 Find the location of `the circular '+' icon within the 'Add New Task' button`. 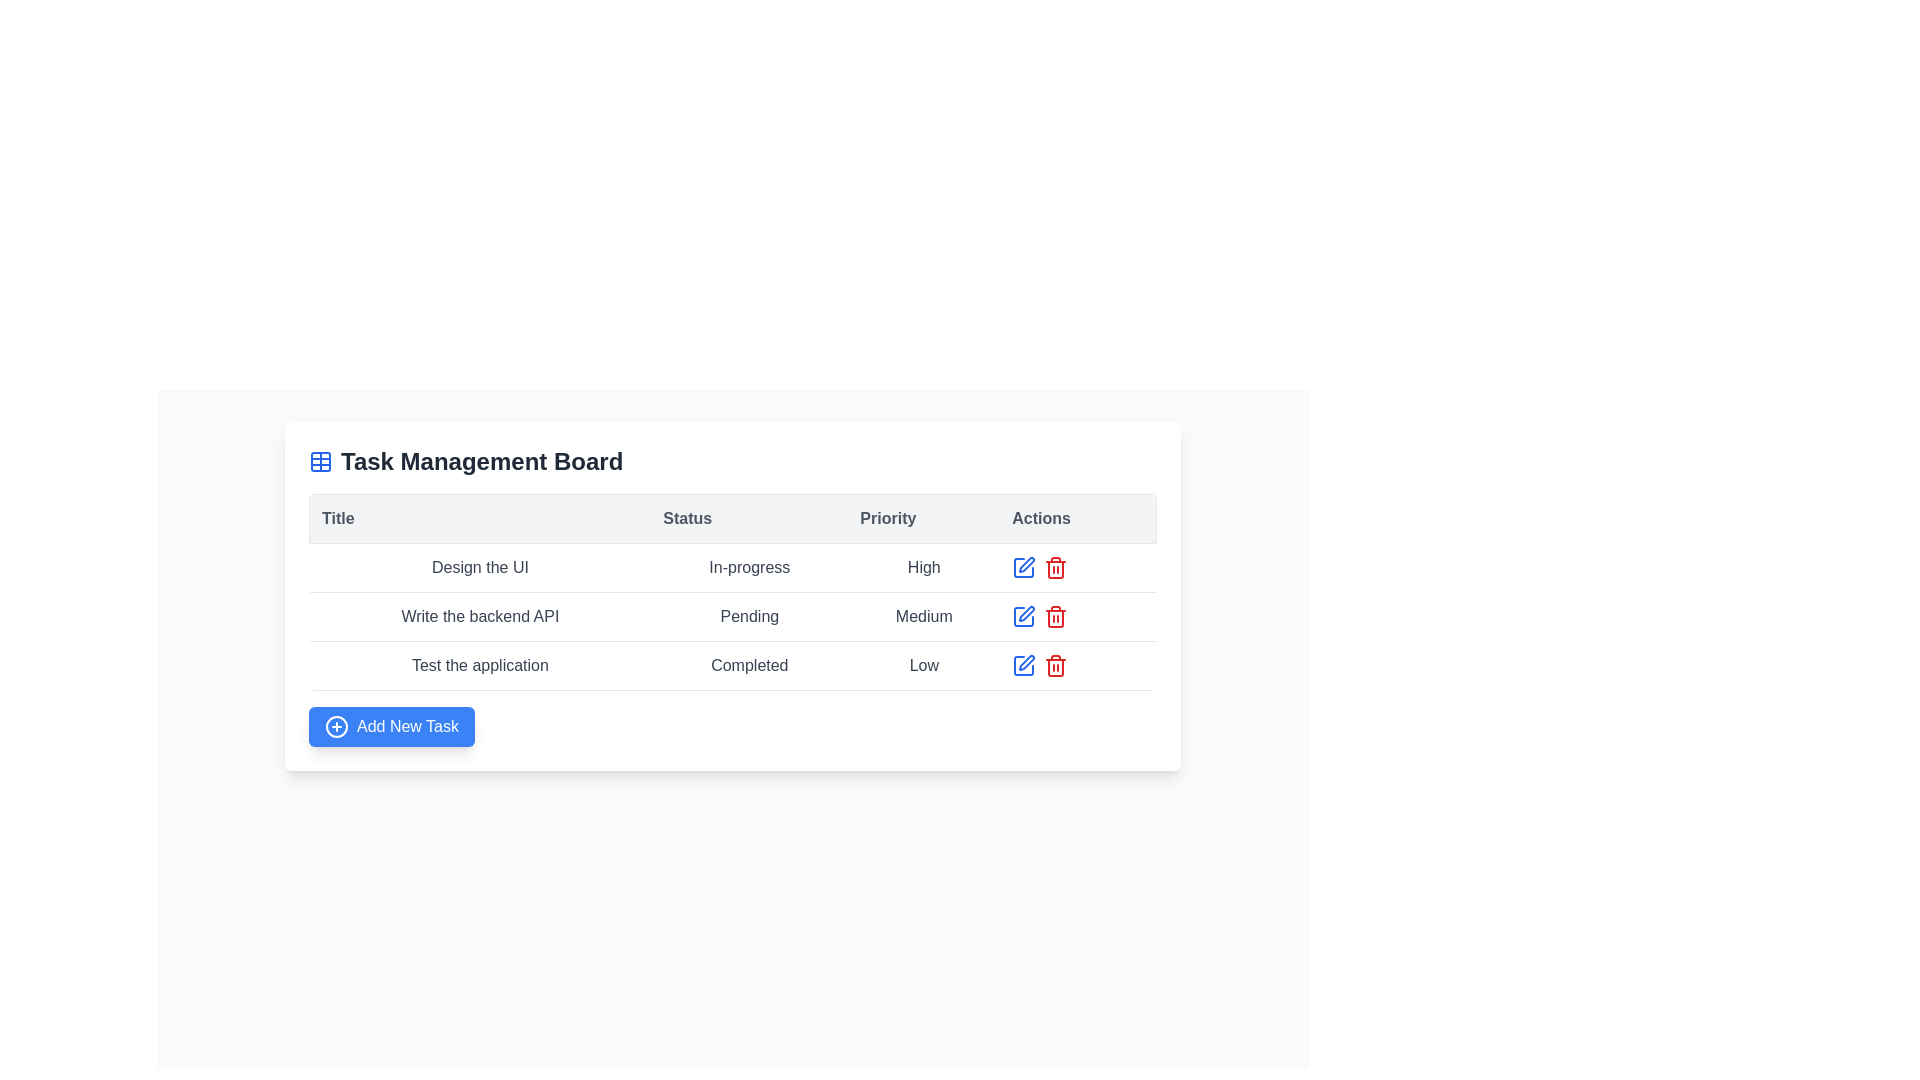

the circular '+' icon within the 'Add New Task' button is located at coordinates (336, 726).